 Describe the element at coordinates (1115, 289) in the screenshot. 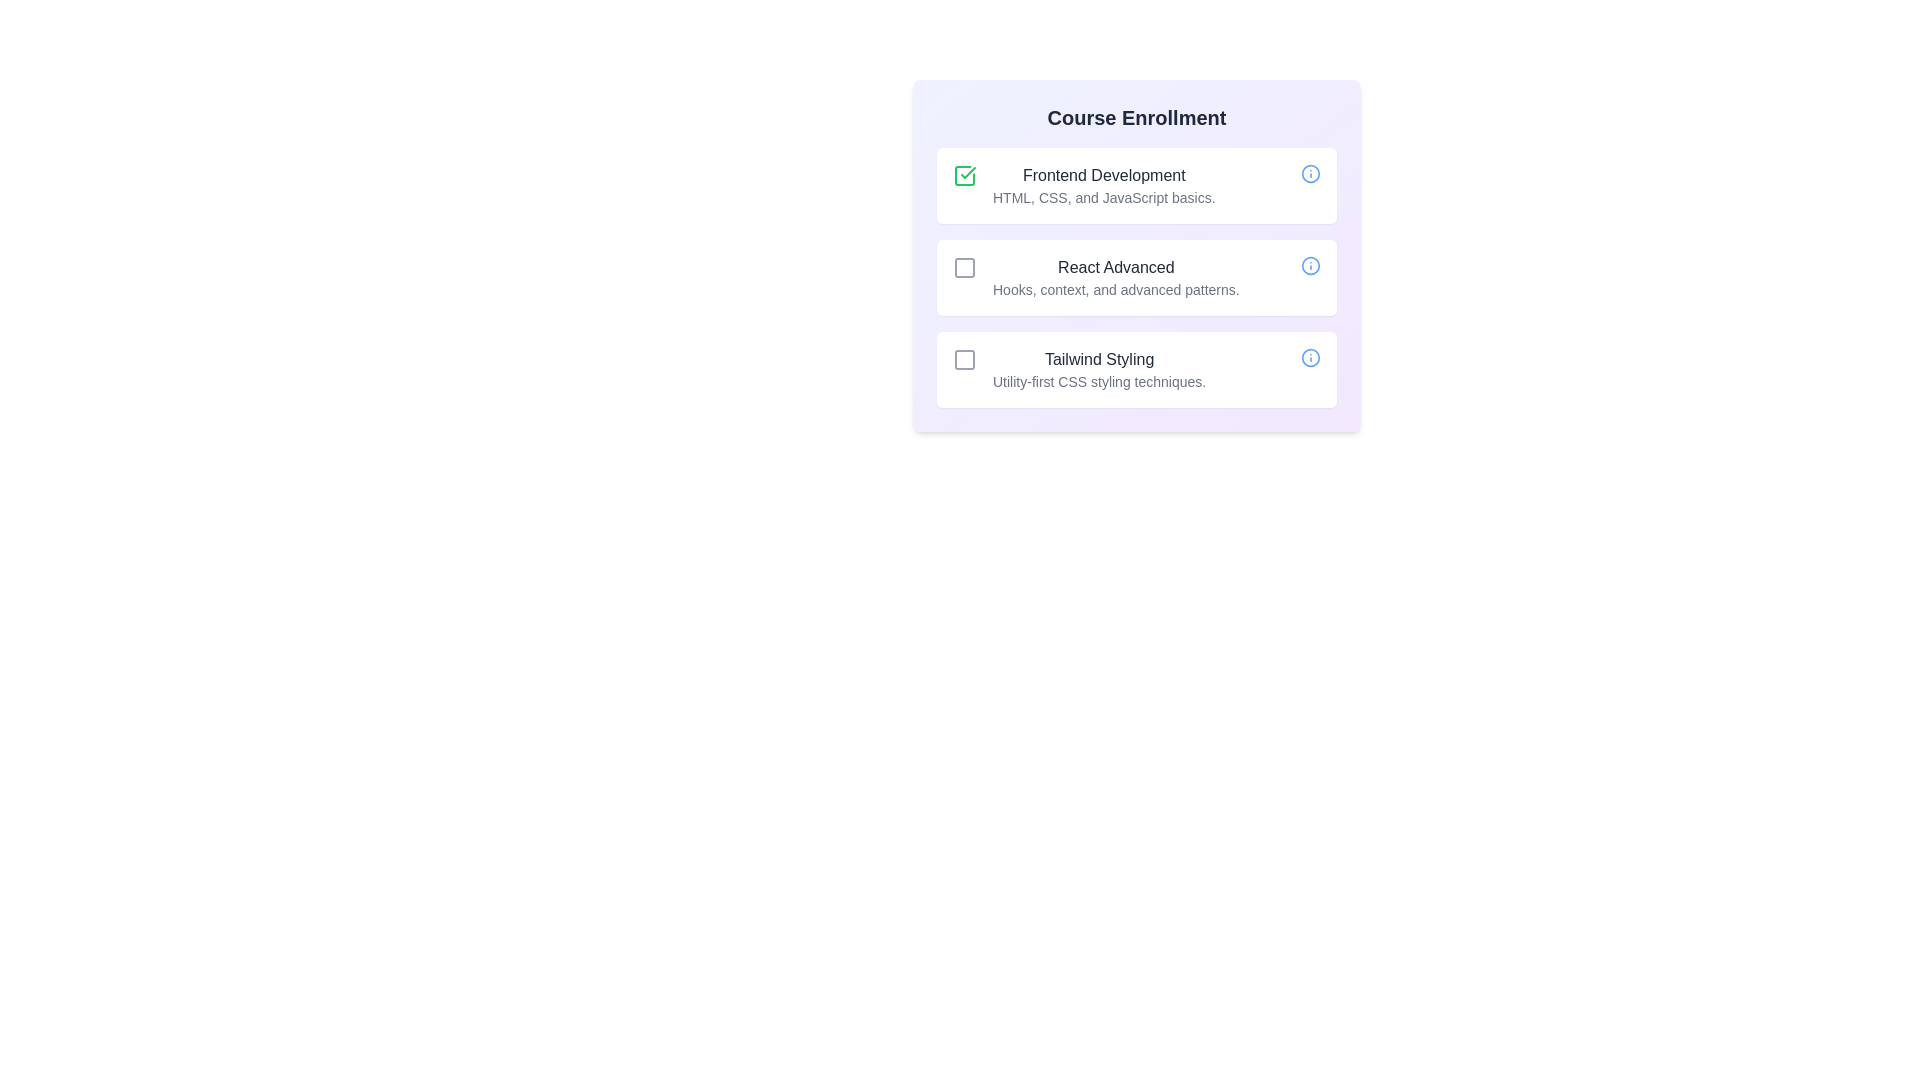

I see `the text label 'Hooks, context, and advanced patterns.' which is located beneath the heading 'React Advanced' in the course options list` at that location.